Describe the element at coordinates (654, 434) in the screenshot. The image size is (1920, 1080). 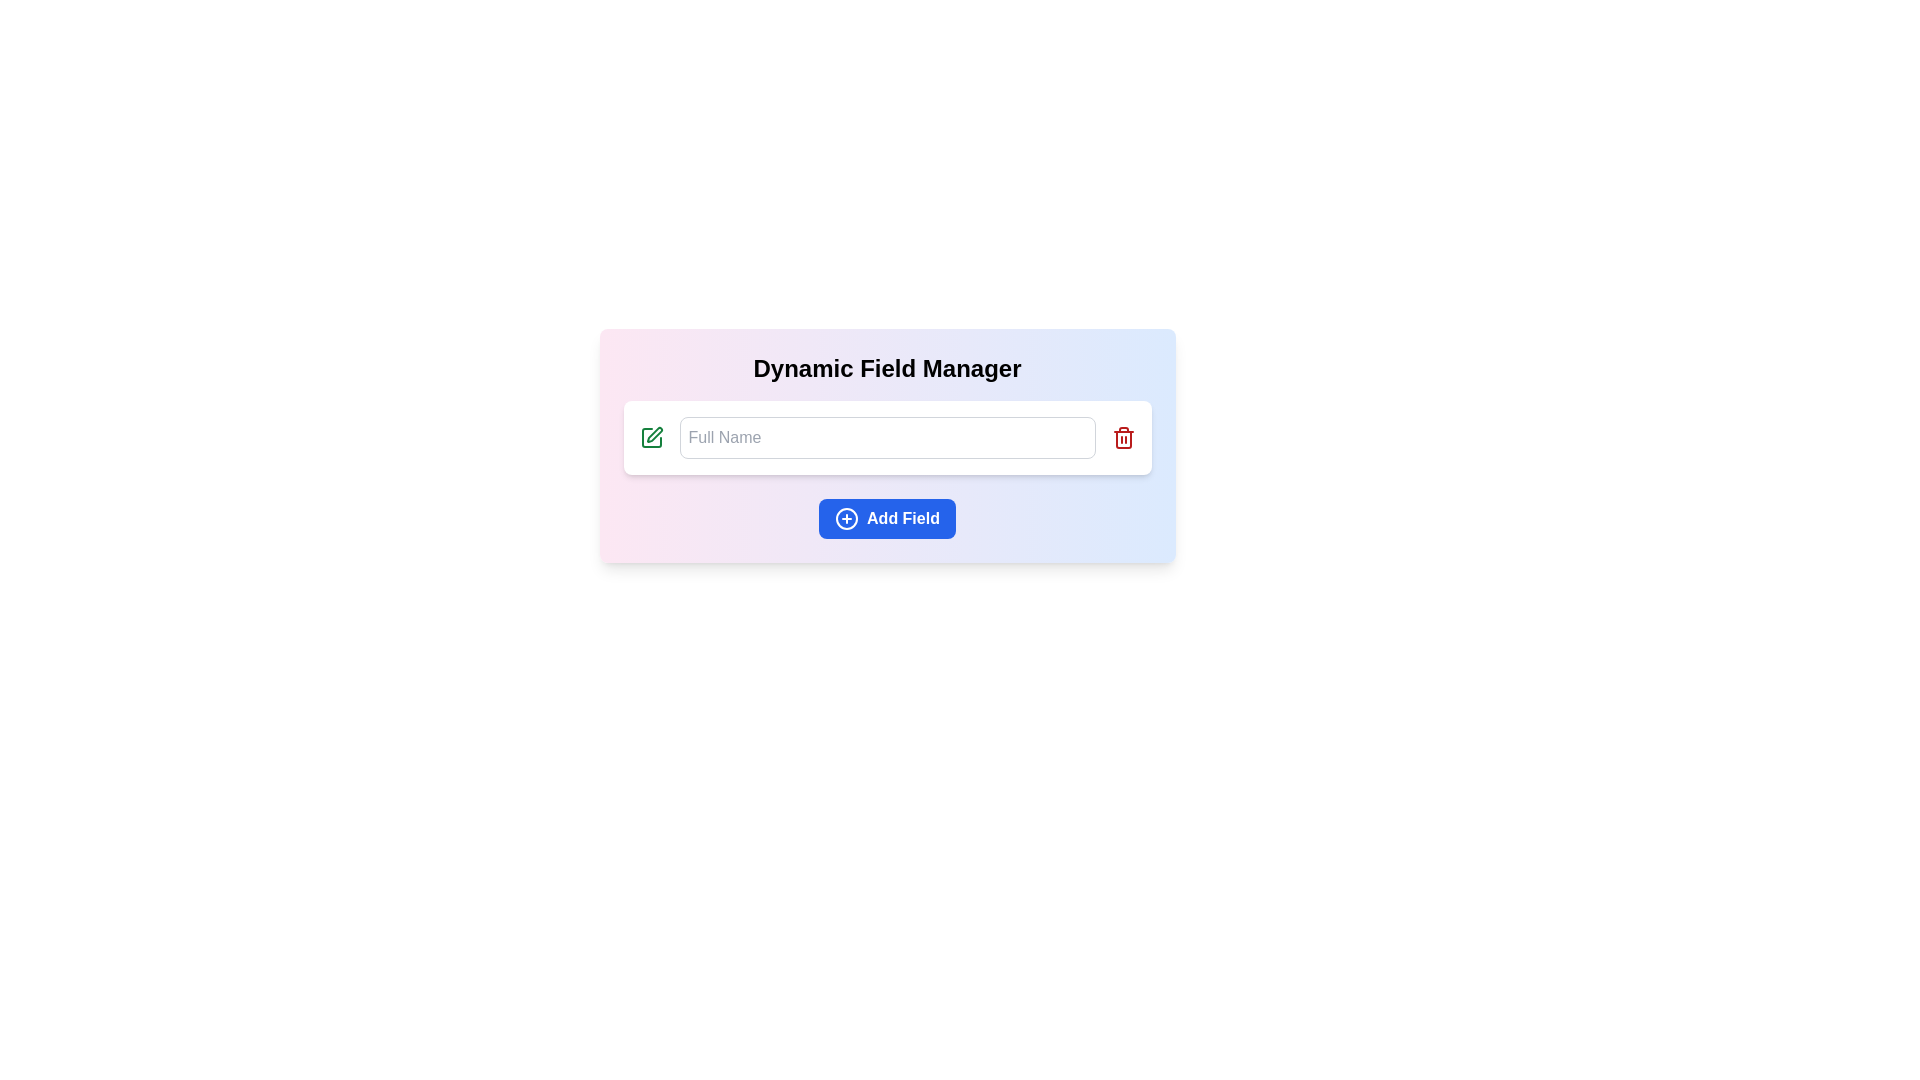
I see `the edit button icon located on the left side of the input field labelled 'Full Name'` at that location.